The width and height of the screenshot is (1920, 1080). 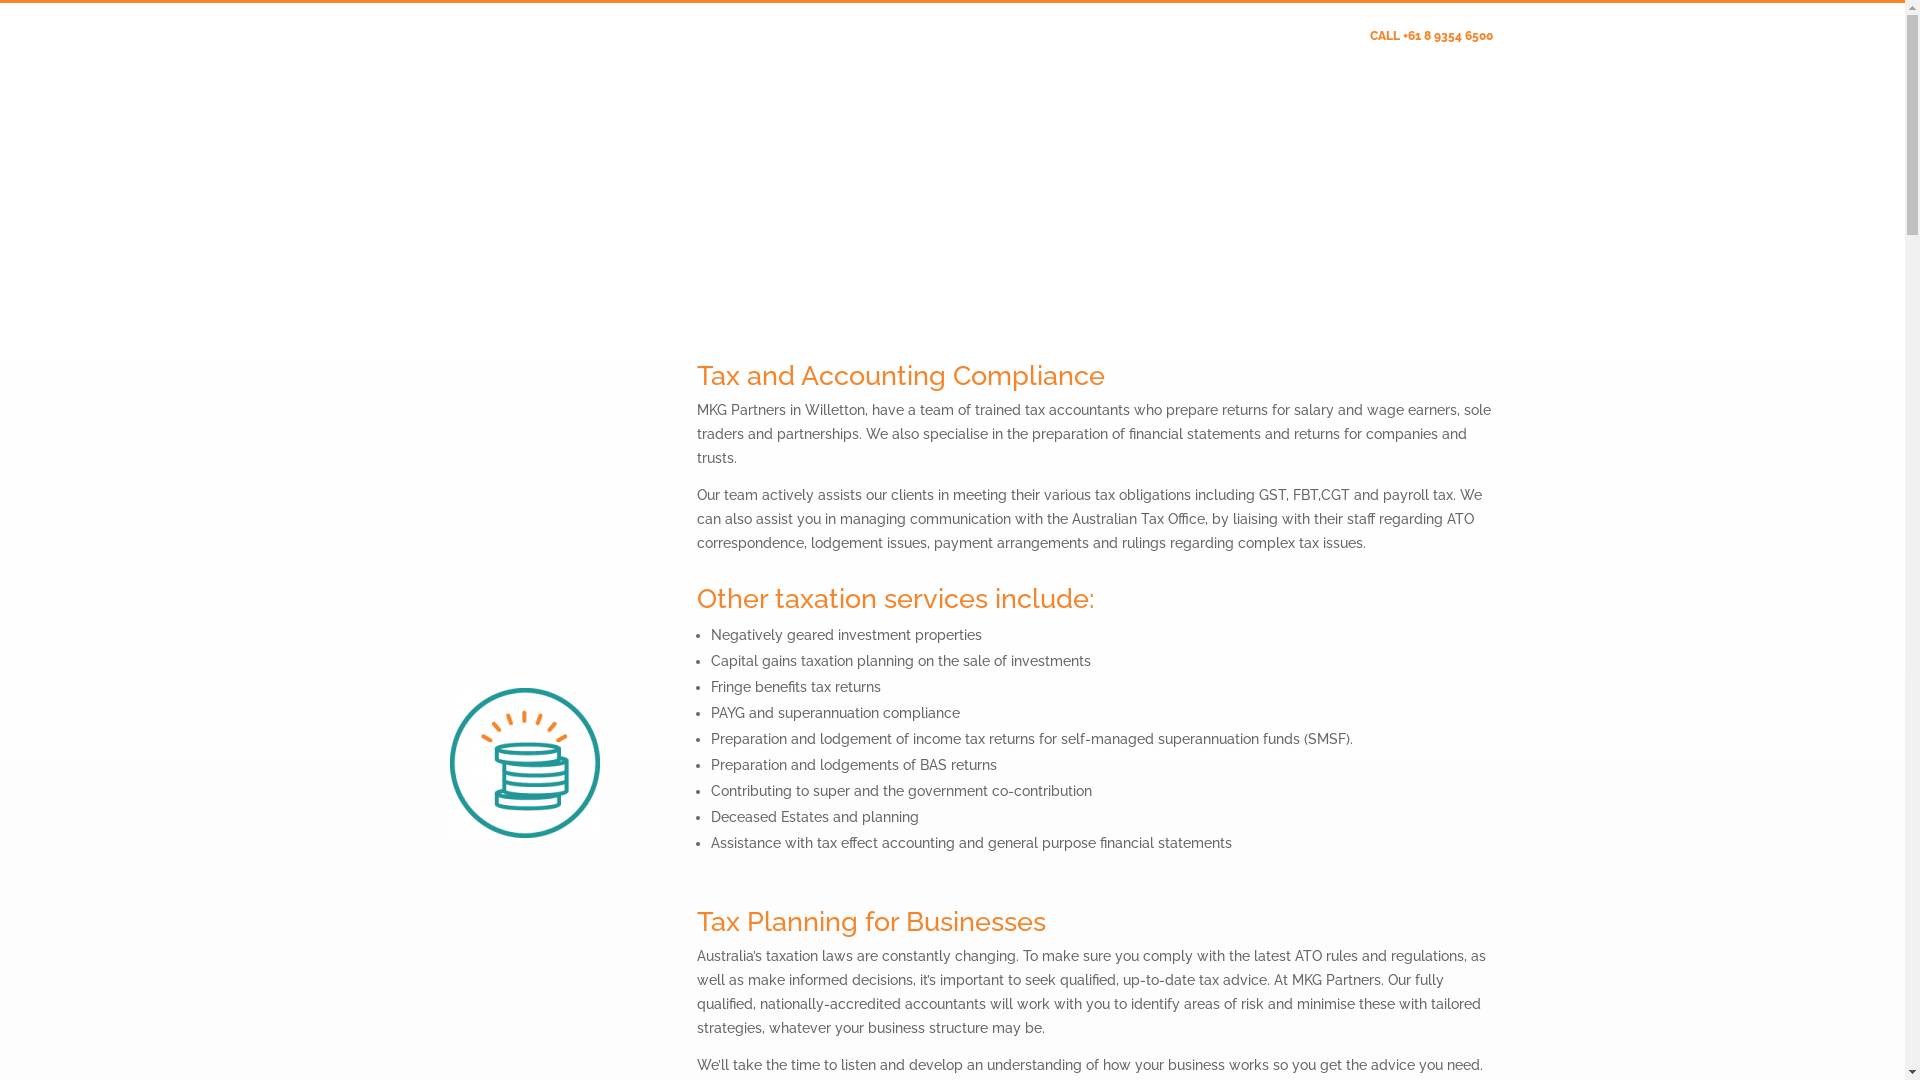 I want to click on 'CALL +61 8 9354 6500', so click(x=1430, y=40).